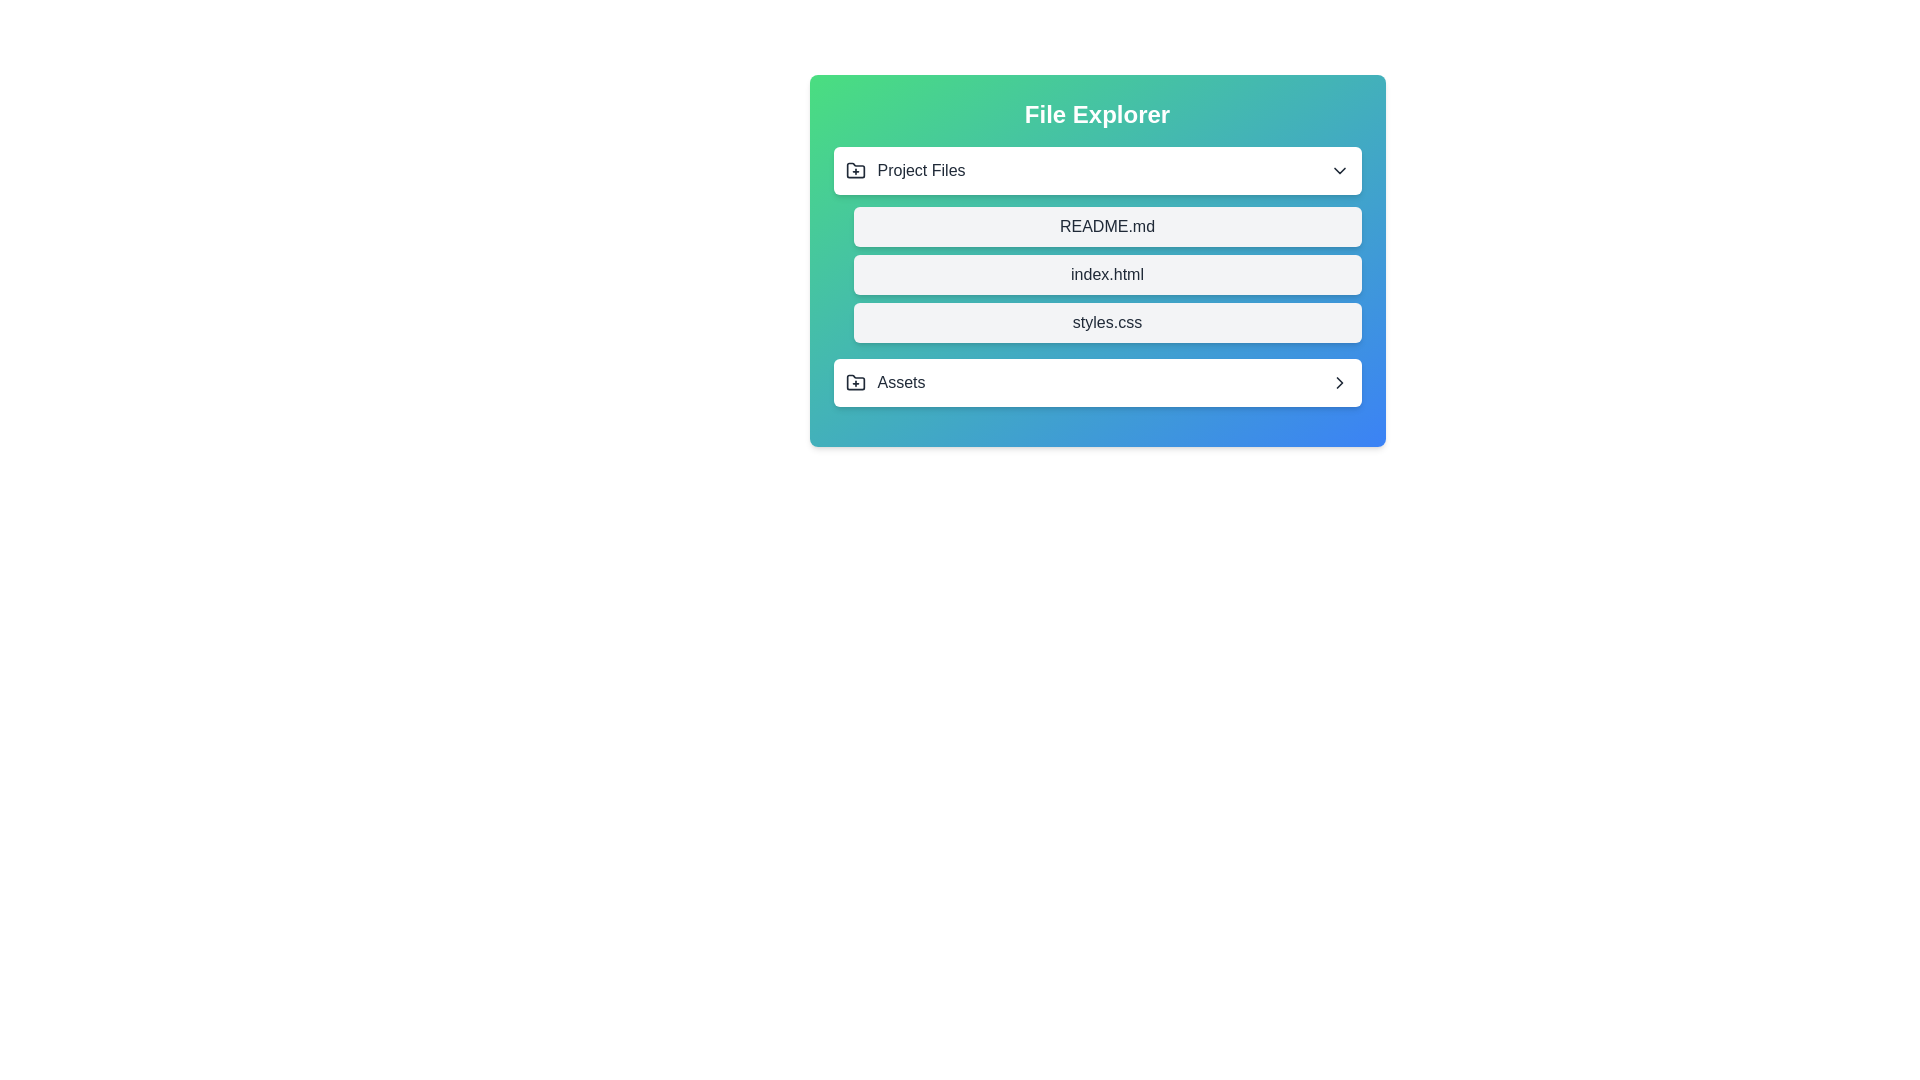 The image size is (1920, 1080). What do you see at coordinates (1106, 322) in the screenshot?
I see `the button representing the 'styles.css' file located below the 'README.md' and 'index.html' buttons in the 'File Explorer' section` at bounding box center [1106, 322].